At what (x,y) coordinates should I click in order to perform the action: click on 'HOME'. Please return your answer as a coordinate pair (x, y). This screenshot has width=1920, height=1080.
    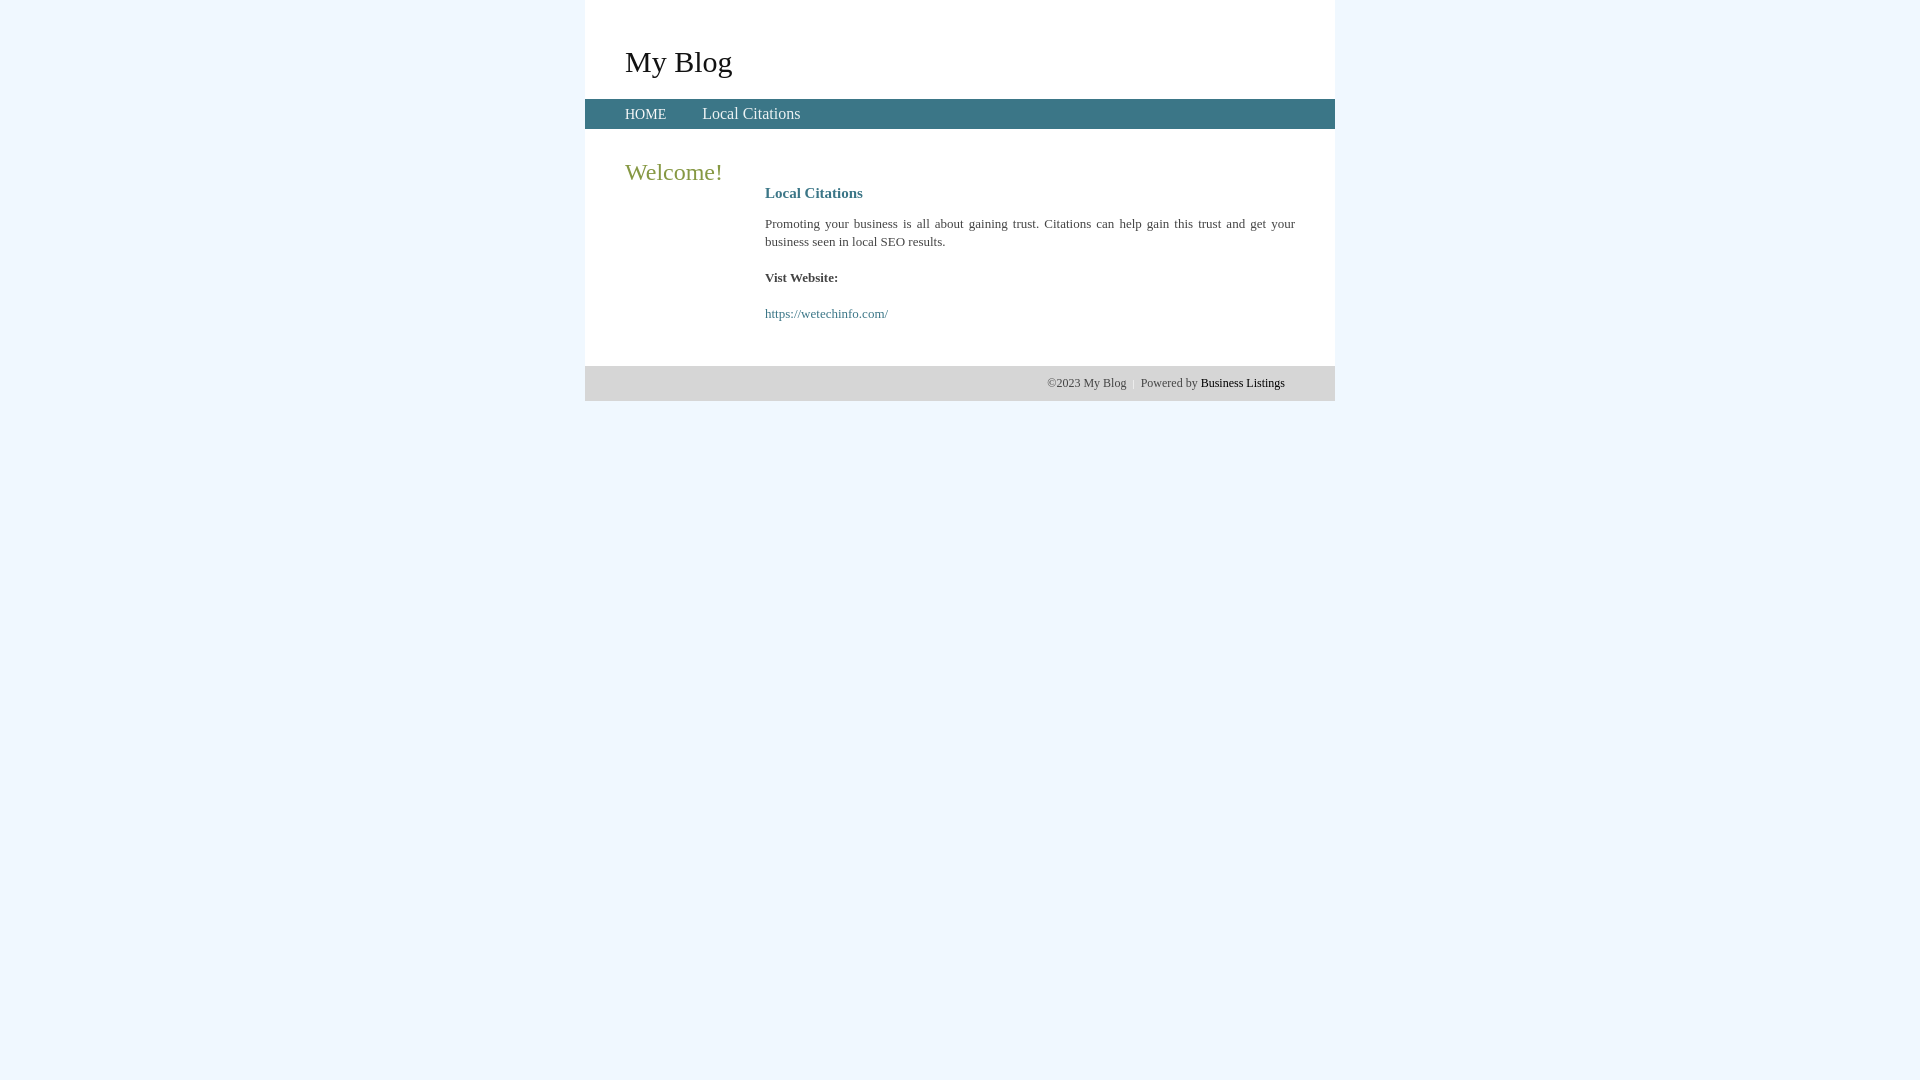
    Looking at the image, I should click on (645, 114).